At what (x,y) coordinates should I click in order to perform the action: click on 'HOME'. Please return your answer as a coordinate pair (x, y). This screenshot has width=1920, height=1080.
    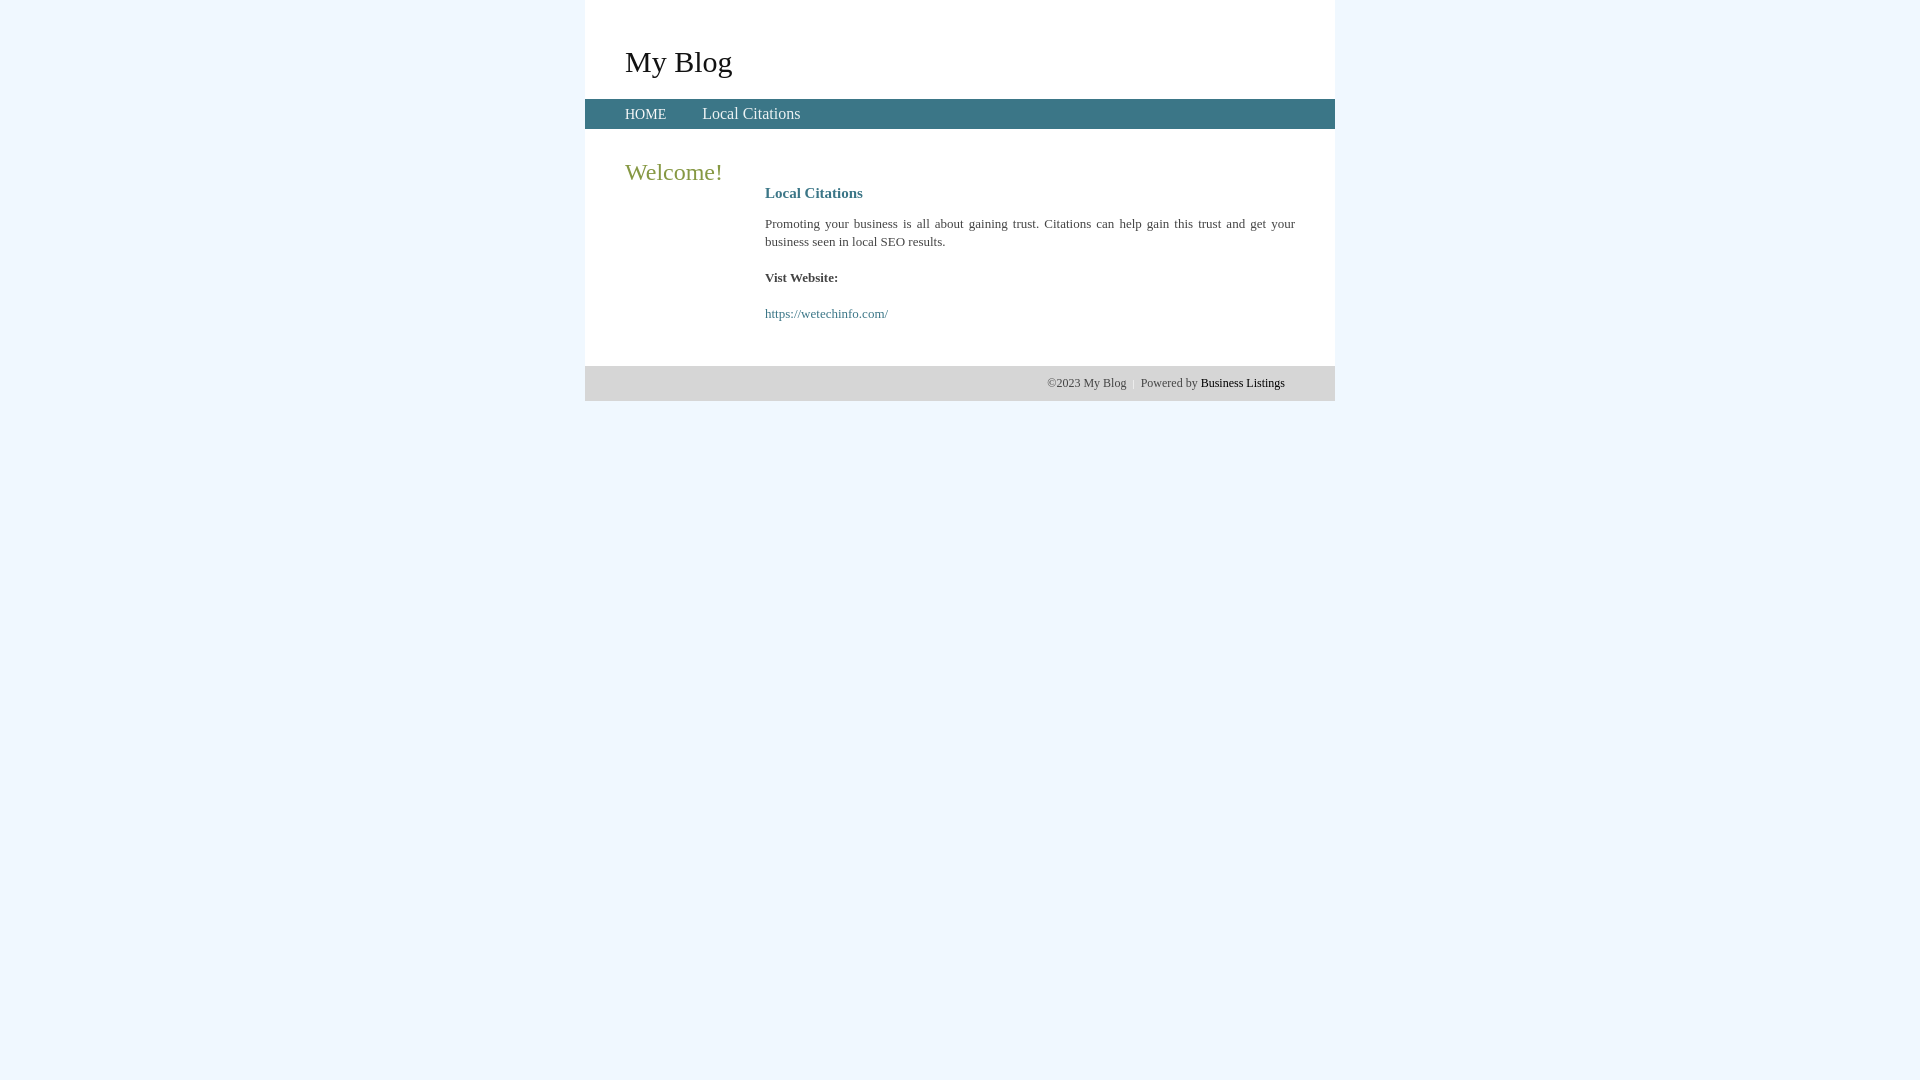
    Looking at the image, I should click on (645, 114).